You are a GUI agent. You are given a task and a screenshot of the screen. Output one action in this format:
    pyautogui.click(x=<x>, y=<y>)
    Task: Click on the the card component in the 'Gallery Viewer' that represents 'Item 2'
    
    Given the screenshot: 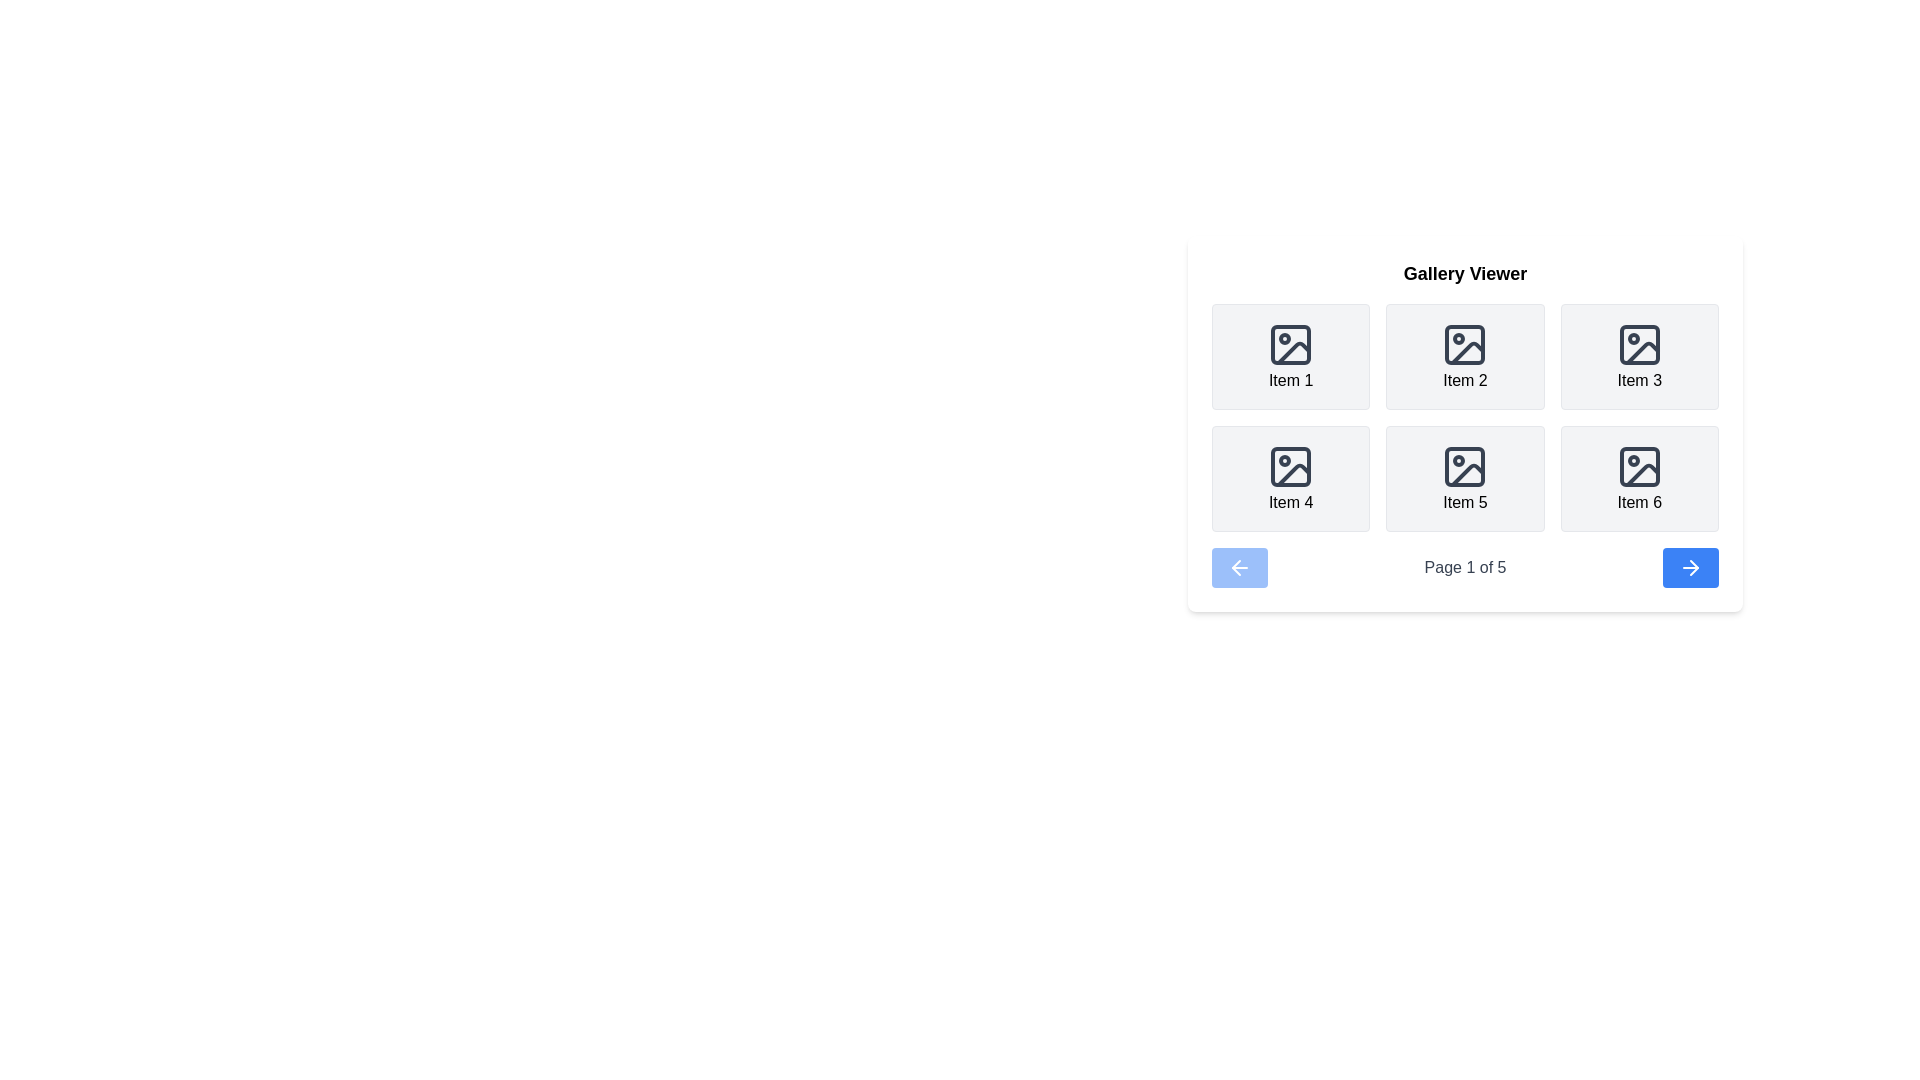 What is the action you would take?
    pyautogui.click(x=1465, y=356)
    